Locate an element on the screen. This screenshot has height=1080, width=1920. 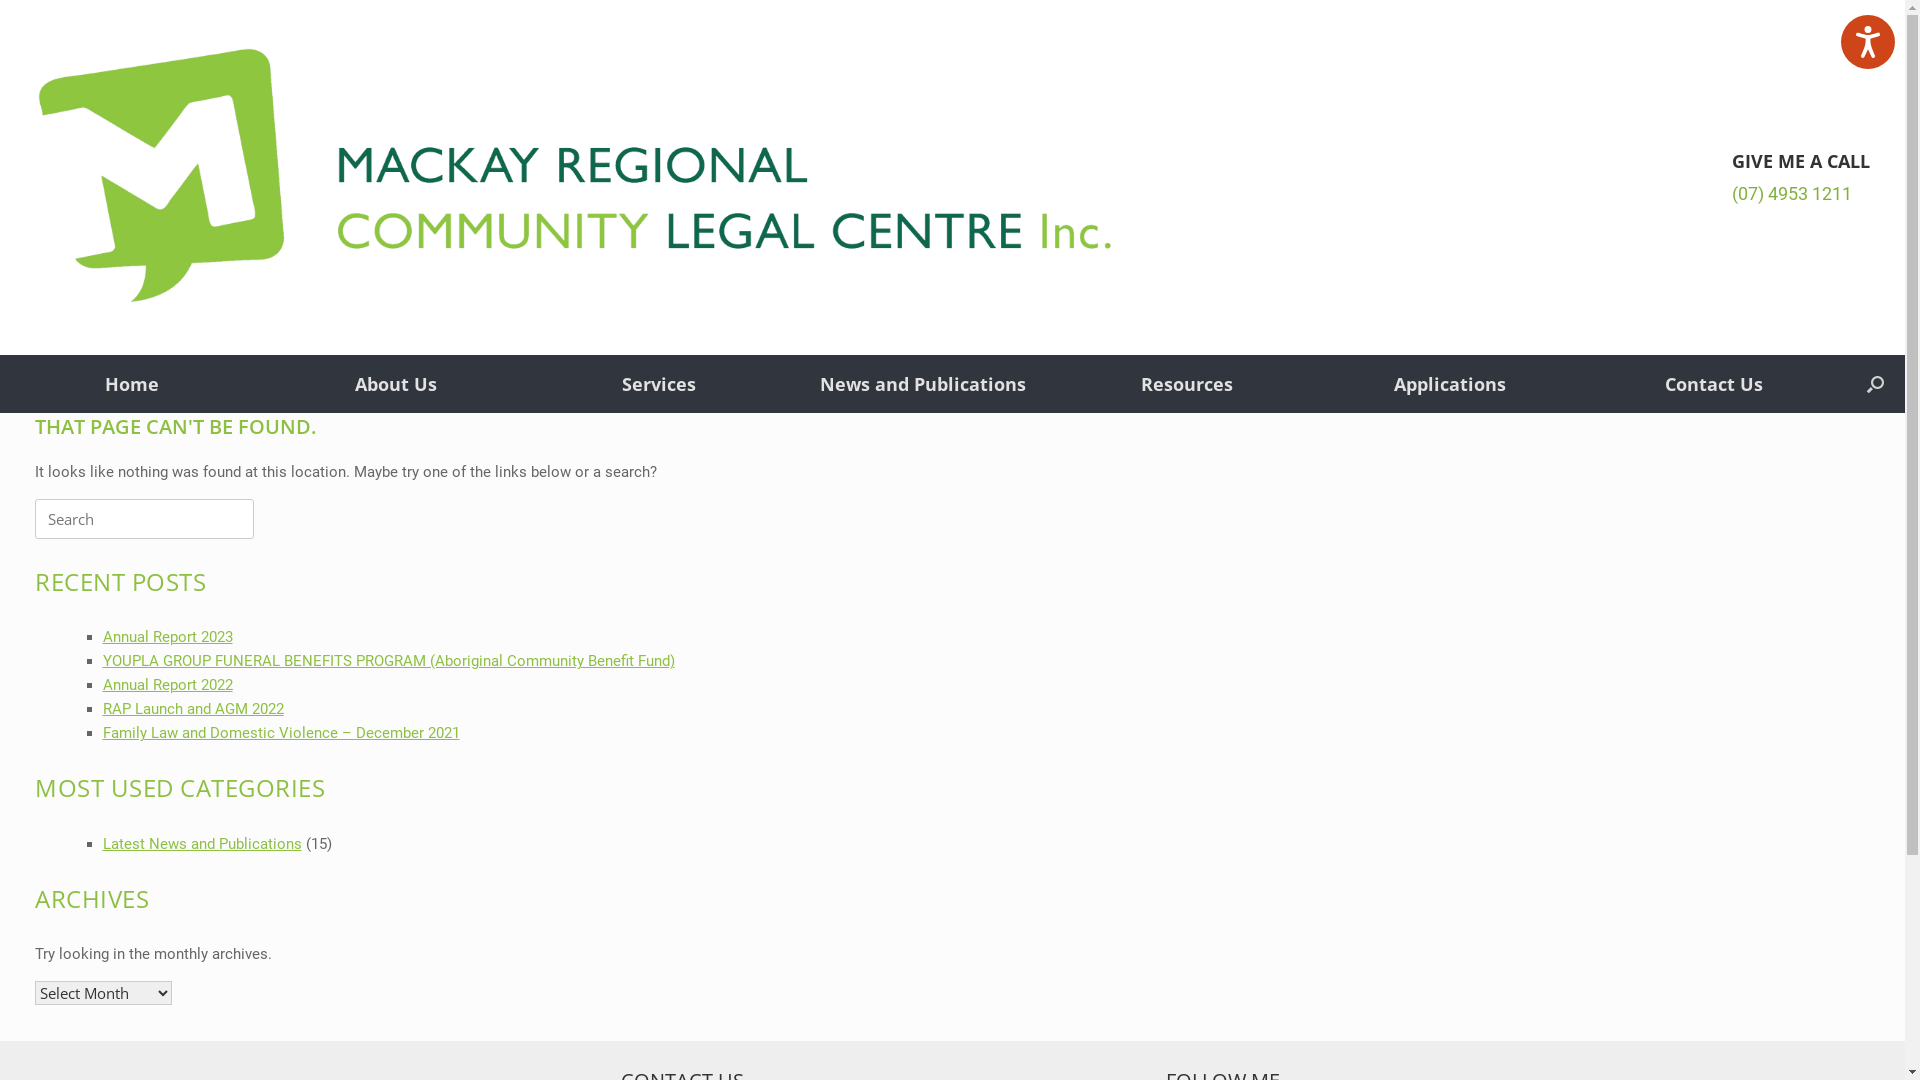
'News and Publications' is located at coordinates (921, 384).